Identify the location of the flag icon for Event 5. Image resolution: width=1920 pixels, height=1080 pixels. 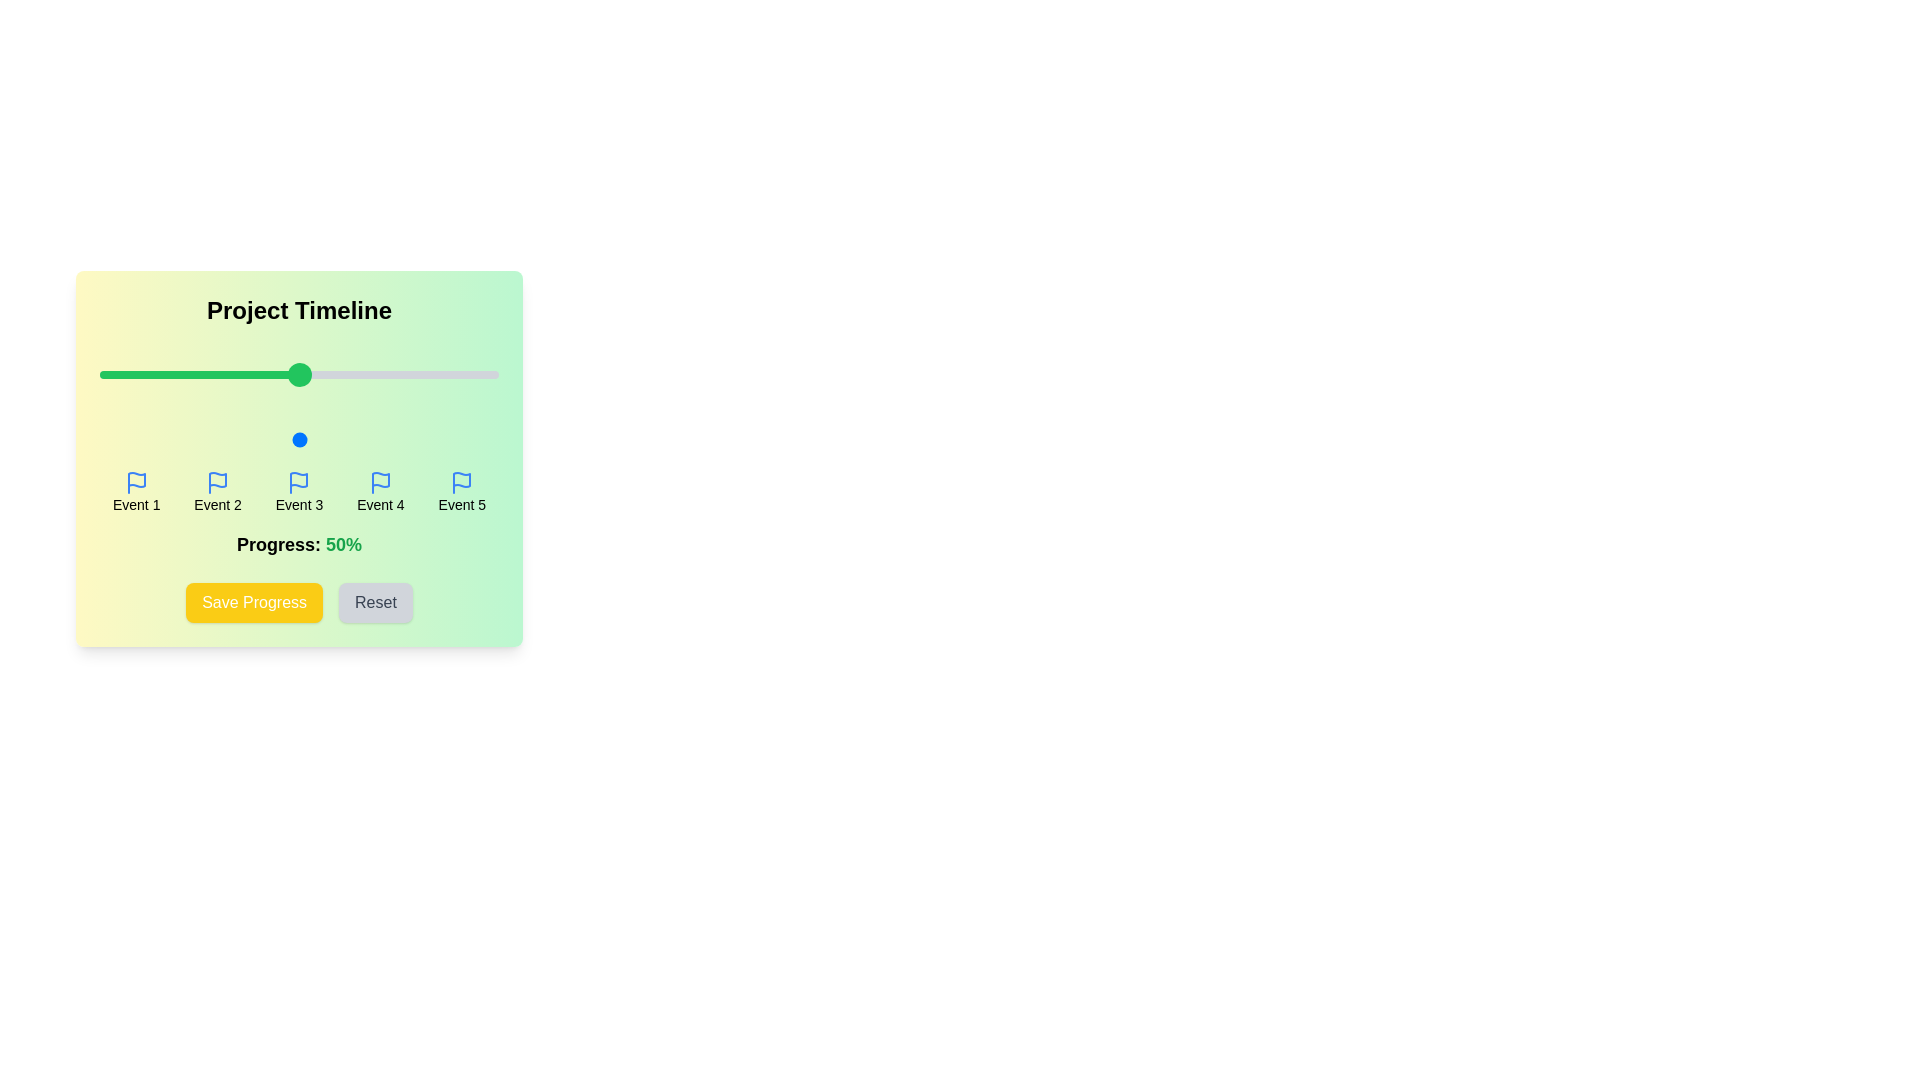
(461, 482).